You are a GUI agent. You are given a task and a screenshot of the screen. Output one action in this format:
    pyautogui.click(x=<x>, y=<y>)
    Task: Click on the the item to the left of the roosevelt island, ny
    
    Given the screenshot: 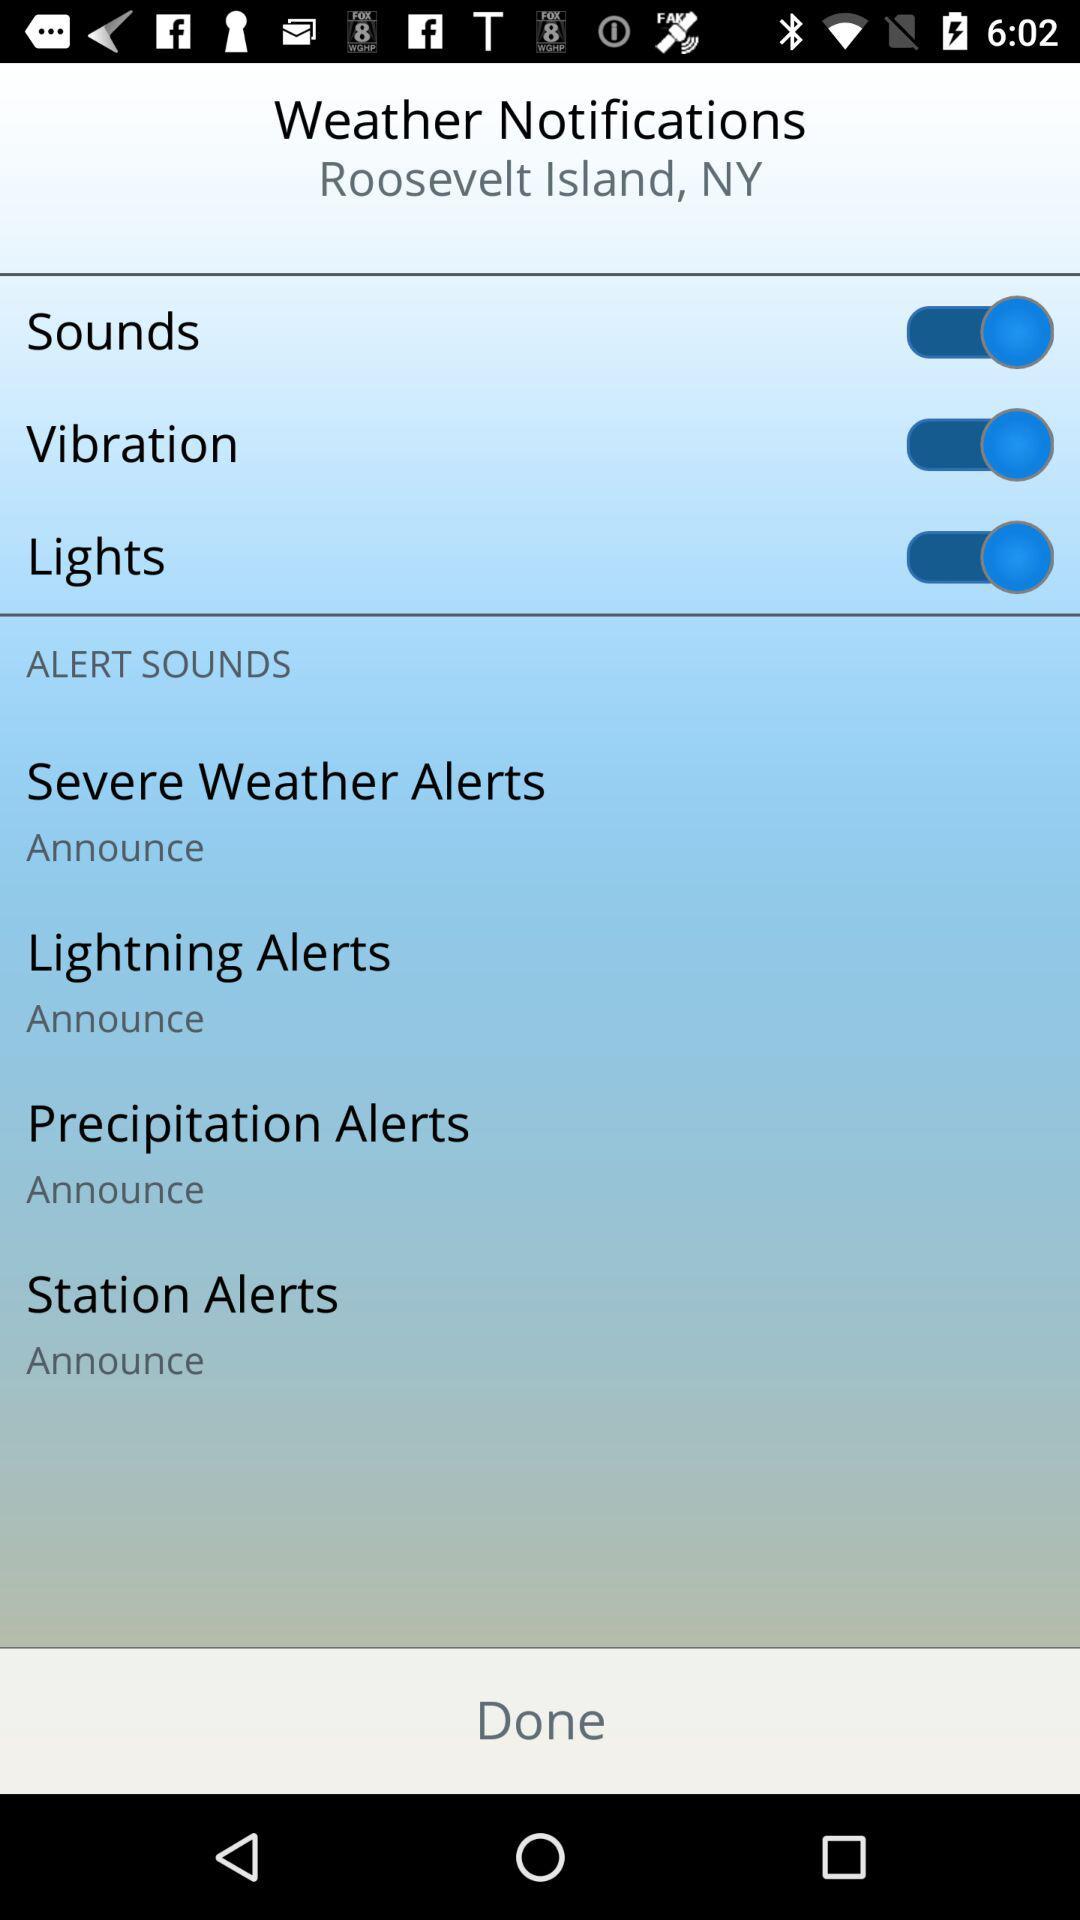 What is the action you would take?
    pyautogui.click(x=131, y=240)
    